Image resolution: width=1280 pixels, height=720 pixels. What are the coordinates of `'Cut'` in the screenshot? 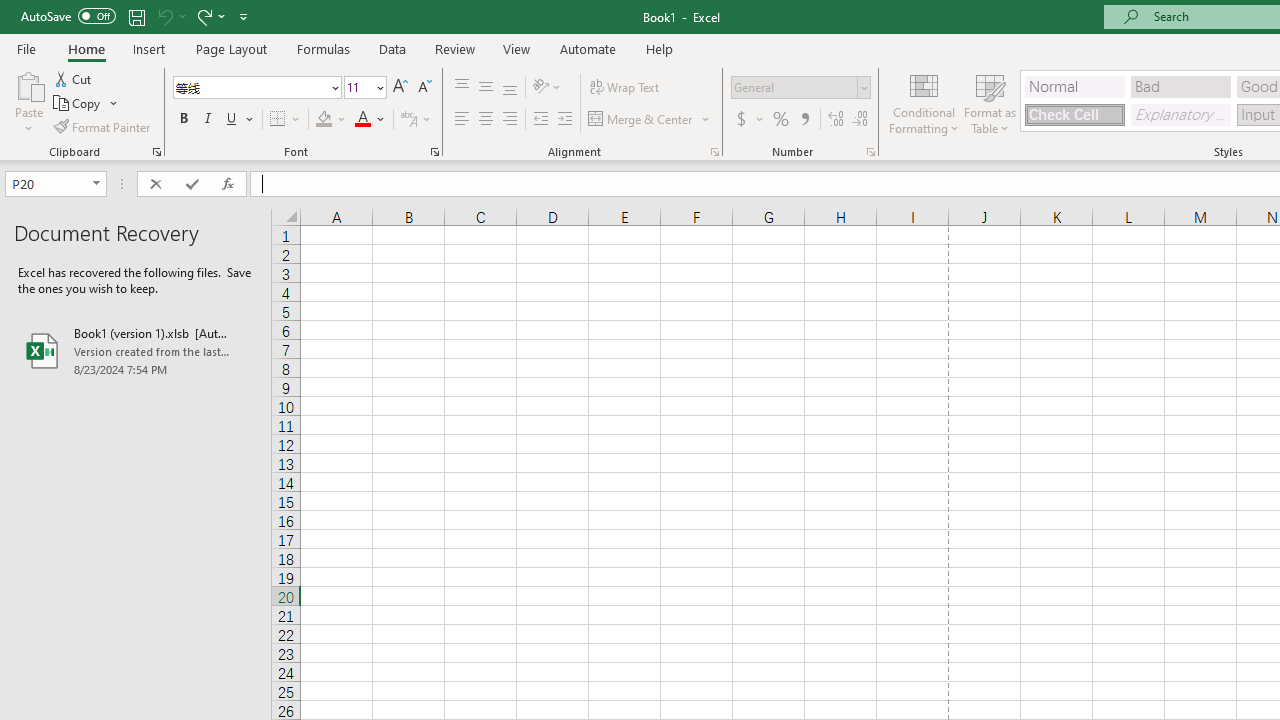 It's located at (74, 78).